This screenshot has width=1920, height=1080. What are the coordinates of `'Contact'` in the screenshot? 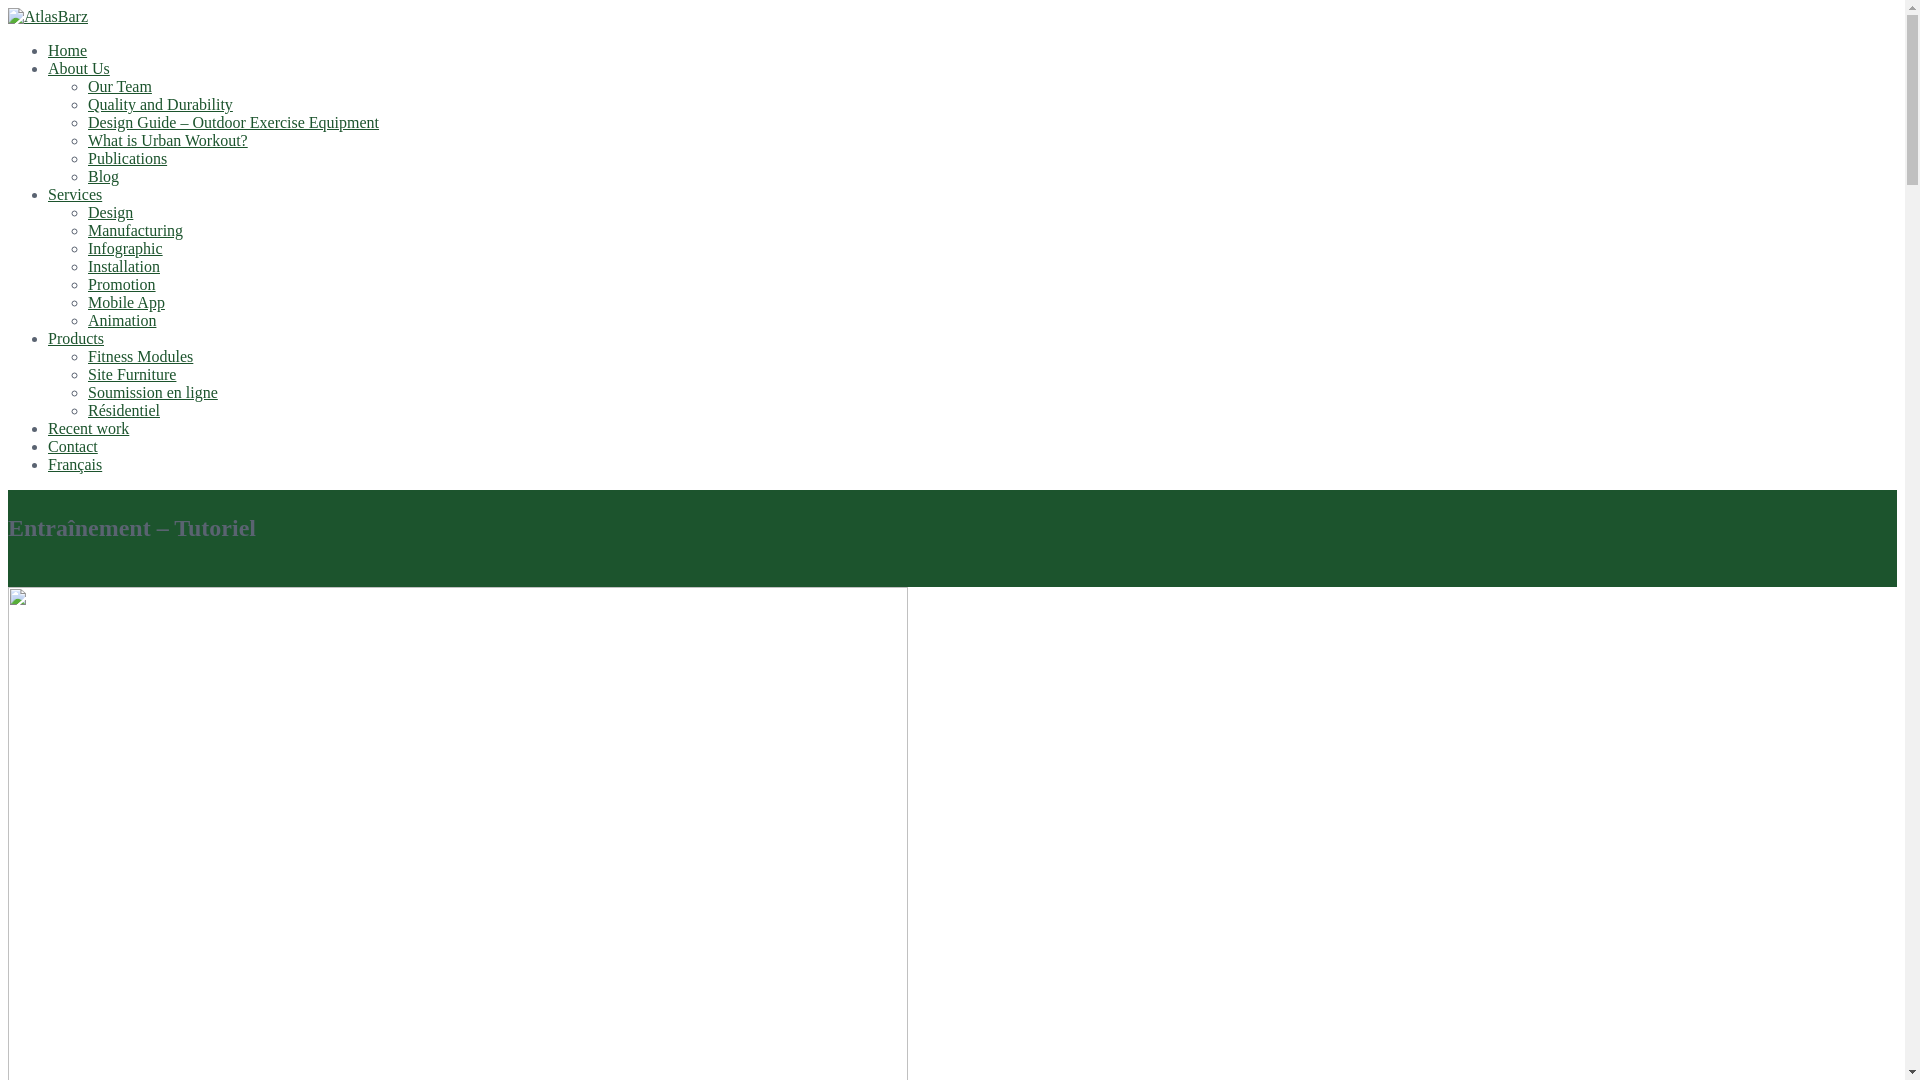 It's located at (48, 445).